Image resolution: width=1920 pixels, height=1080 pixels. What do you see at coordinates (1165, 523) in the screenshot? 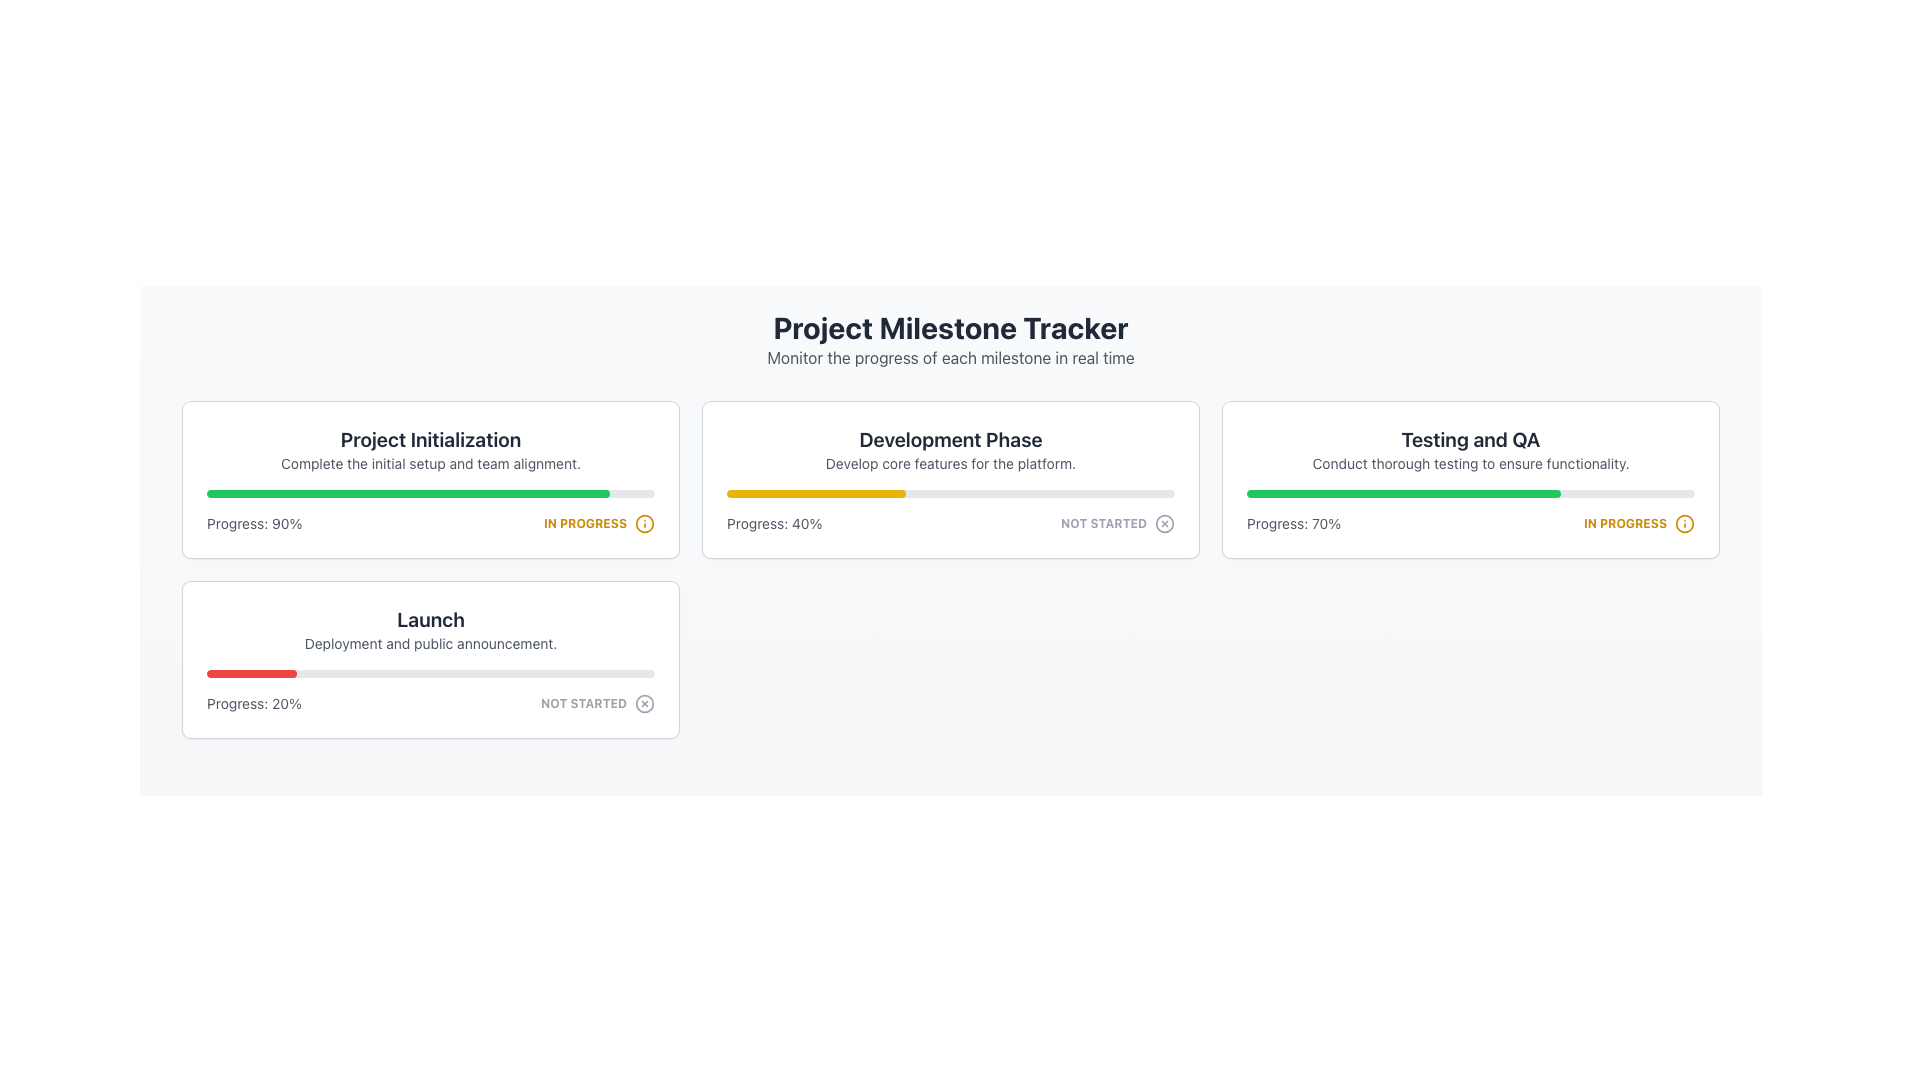
I see `the circular outline icon at the bottom right of the 'Development Phase' panel, which represents a 'not started' status` at bounding box center [1165, 523].